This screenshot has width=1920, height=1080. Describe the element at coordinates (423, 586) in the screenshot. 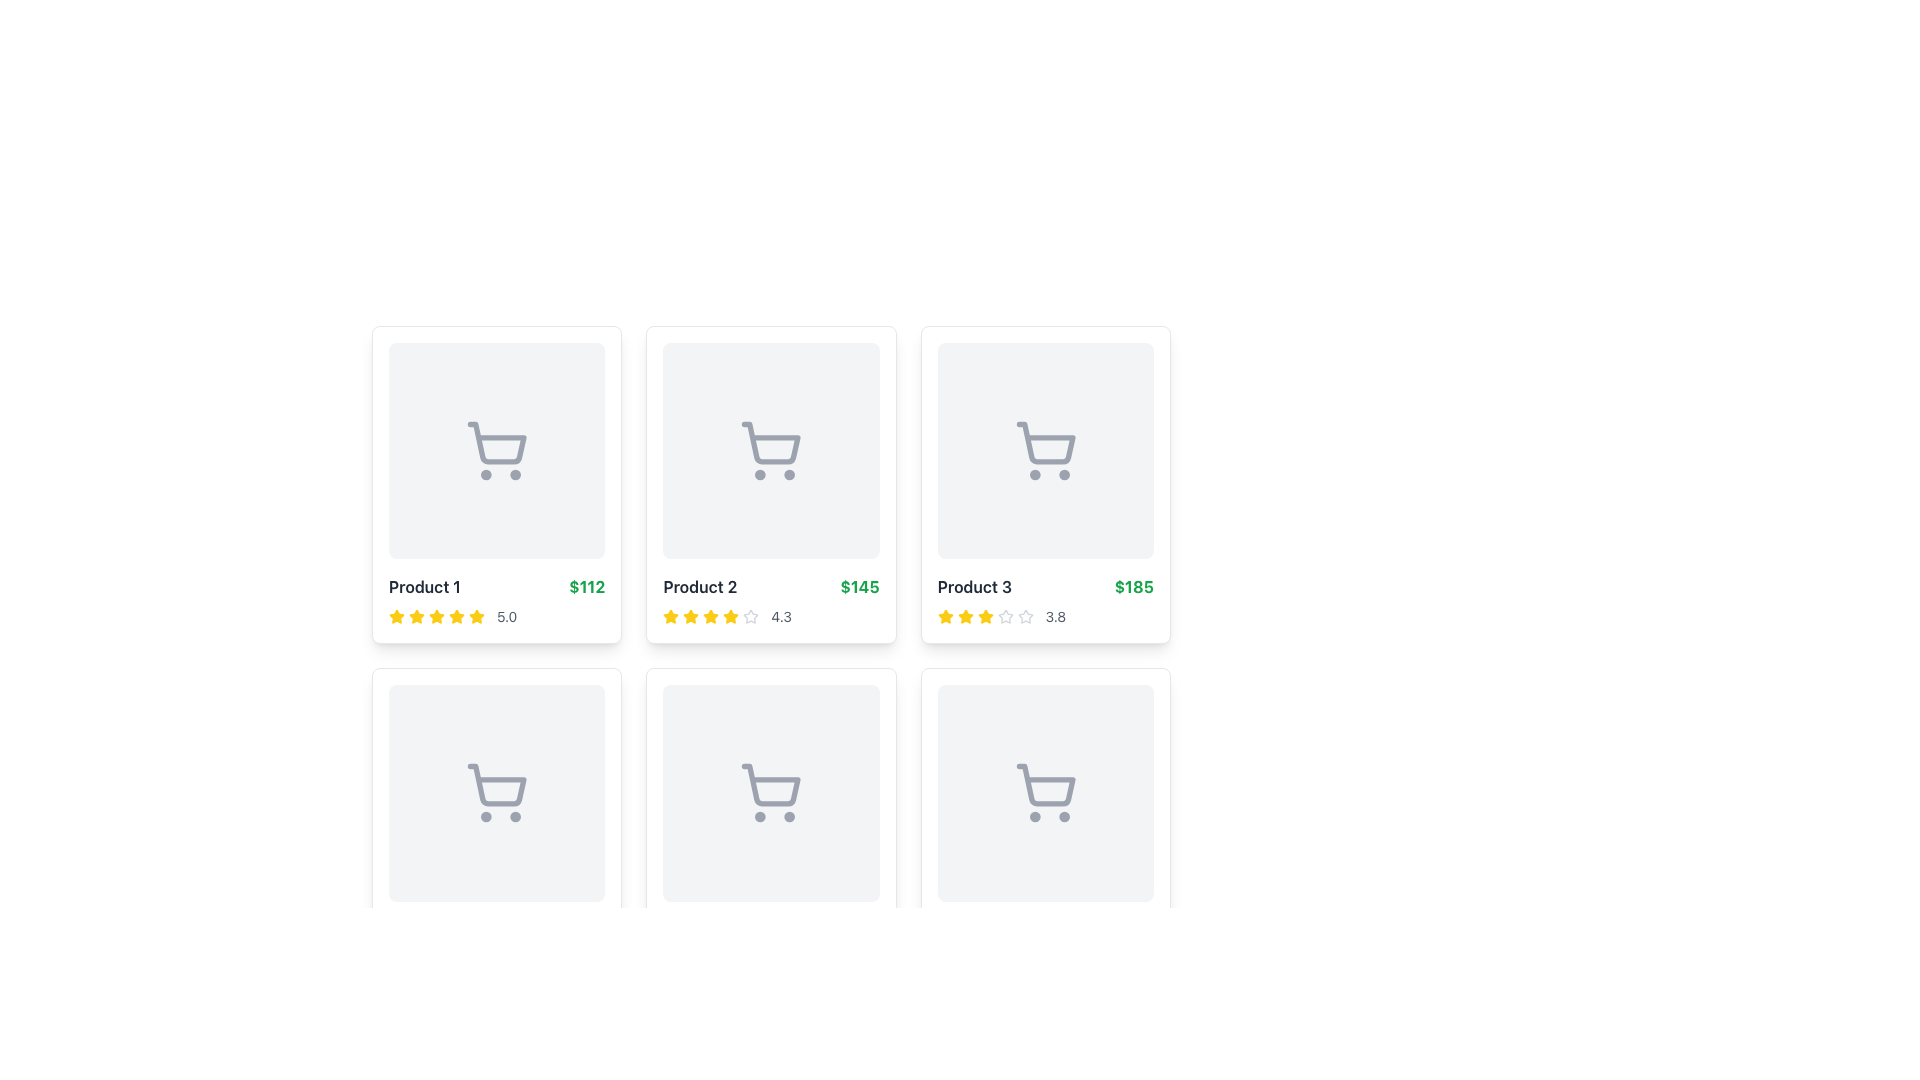

I see `bold text label reading 'Product 1', which is positioned in the top-left part of a product card, above the star ratings` at that location.